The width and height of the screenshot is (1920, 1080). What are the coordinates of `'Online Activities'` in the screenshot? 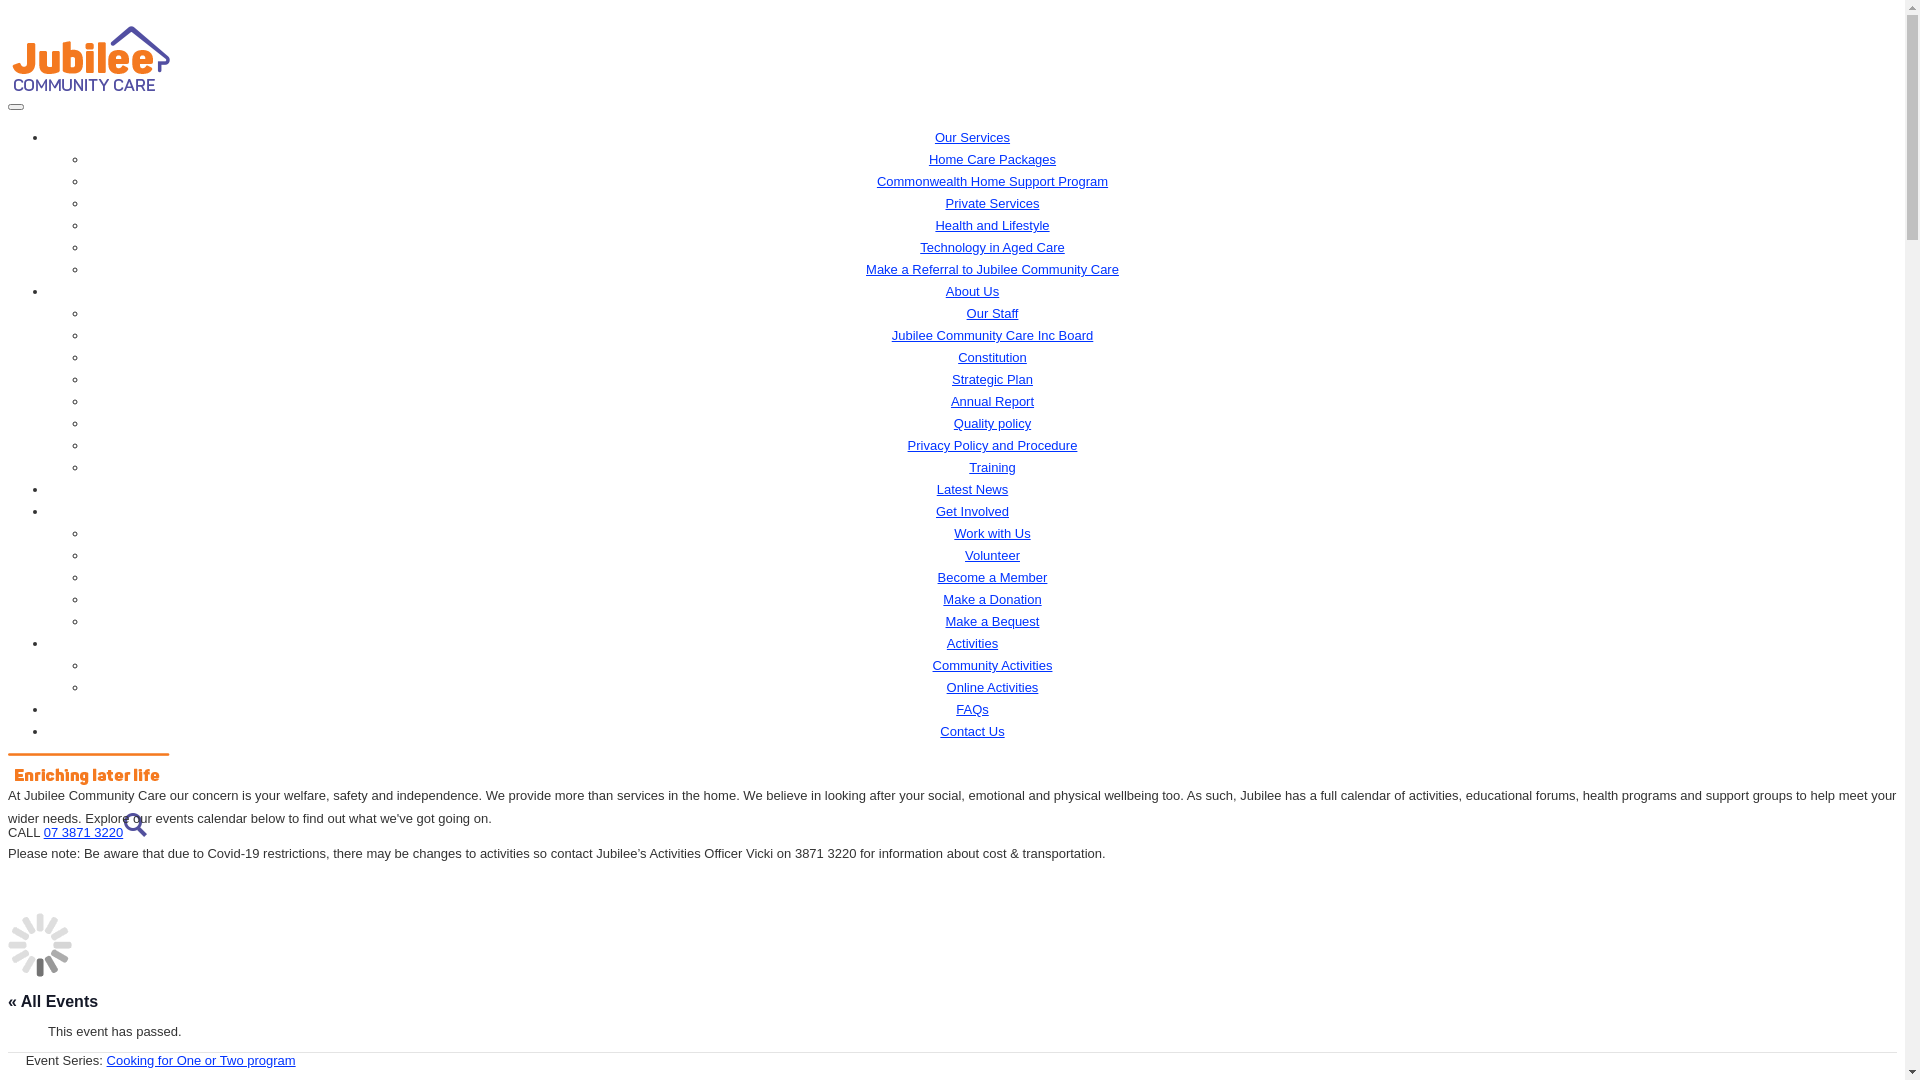 It's located at (993, 686).